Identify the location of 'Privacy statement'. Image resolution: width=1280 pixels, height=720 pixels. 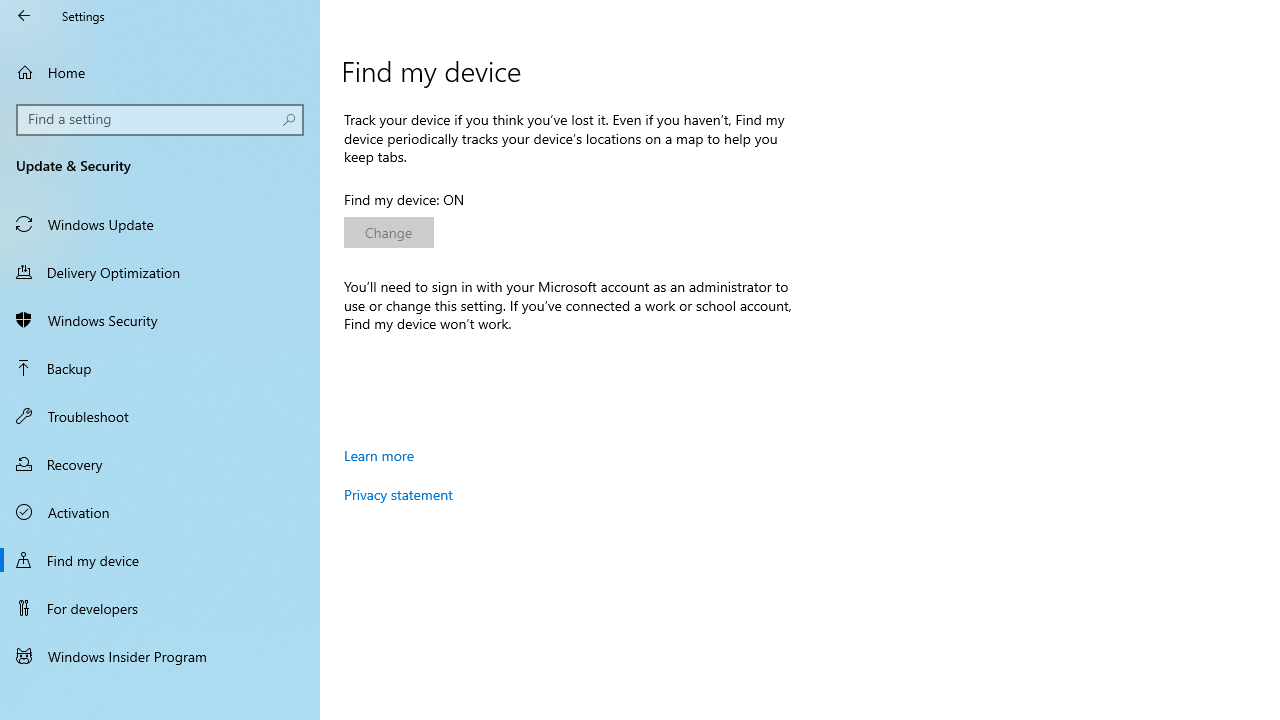
(398, 494).